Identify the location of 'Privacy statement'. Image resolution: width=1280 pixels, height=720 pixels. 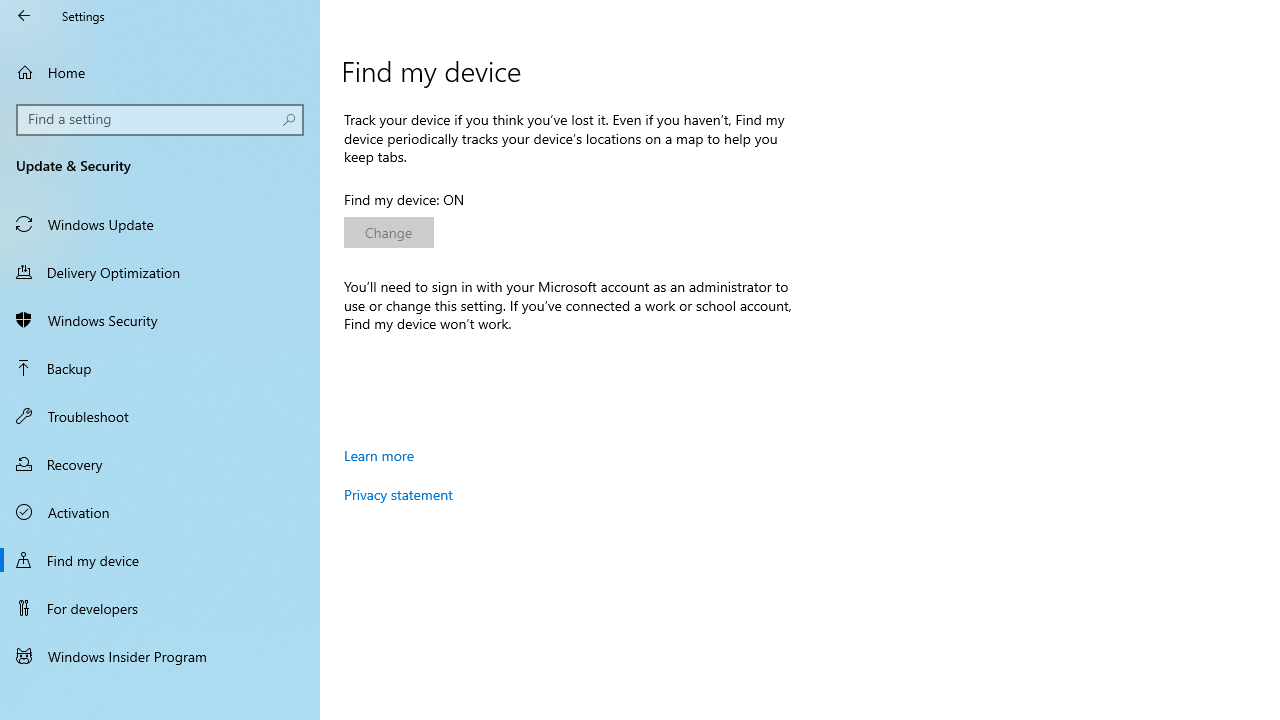
(398, 494).